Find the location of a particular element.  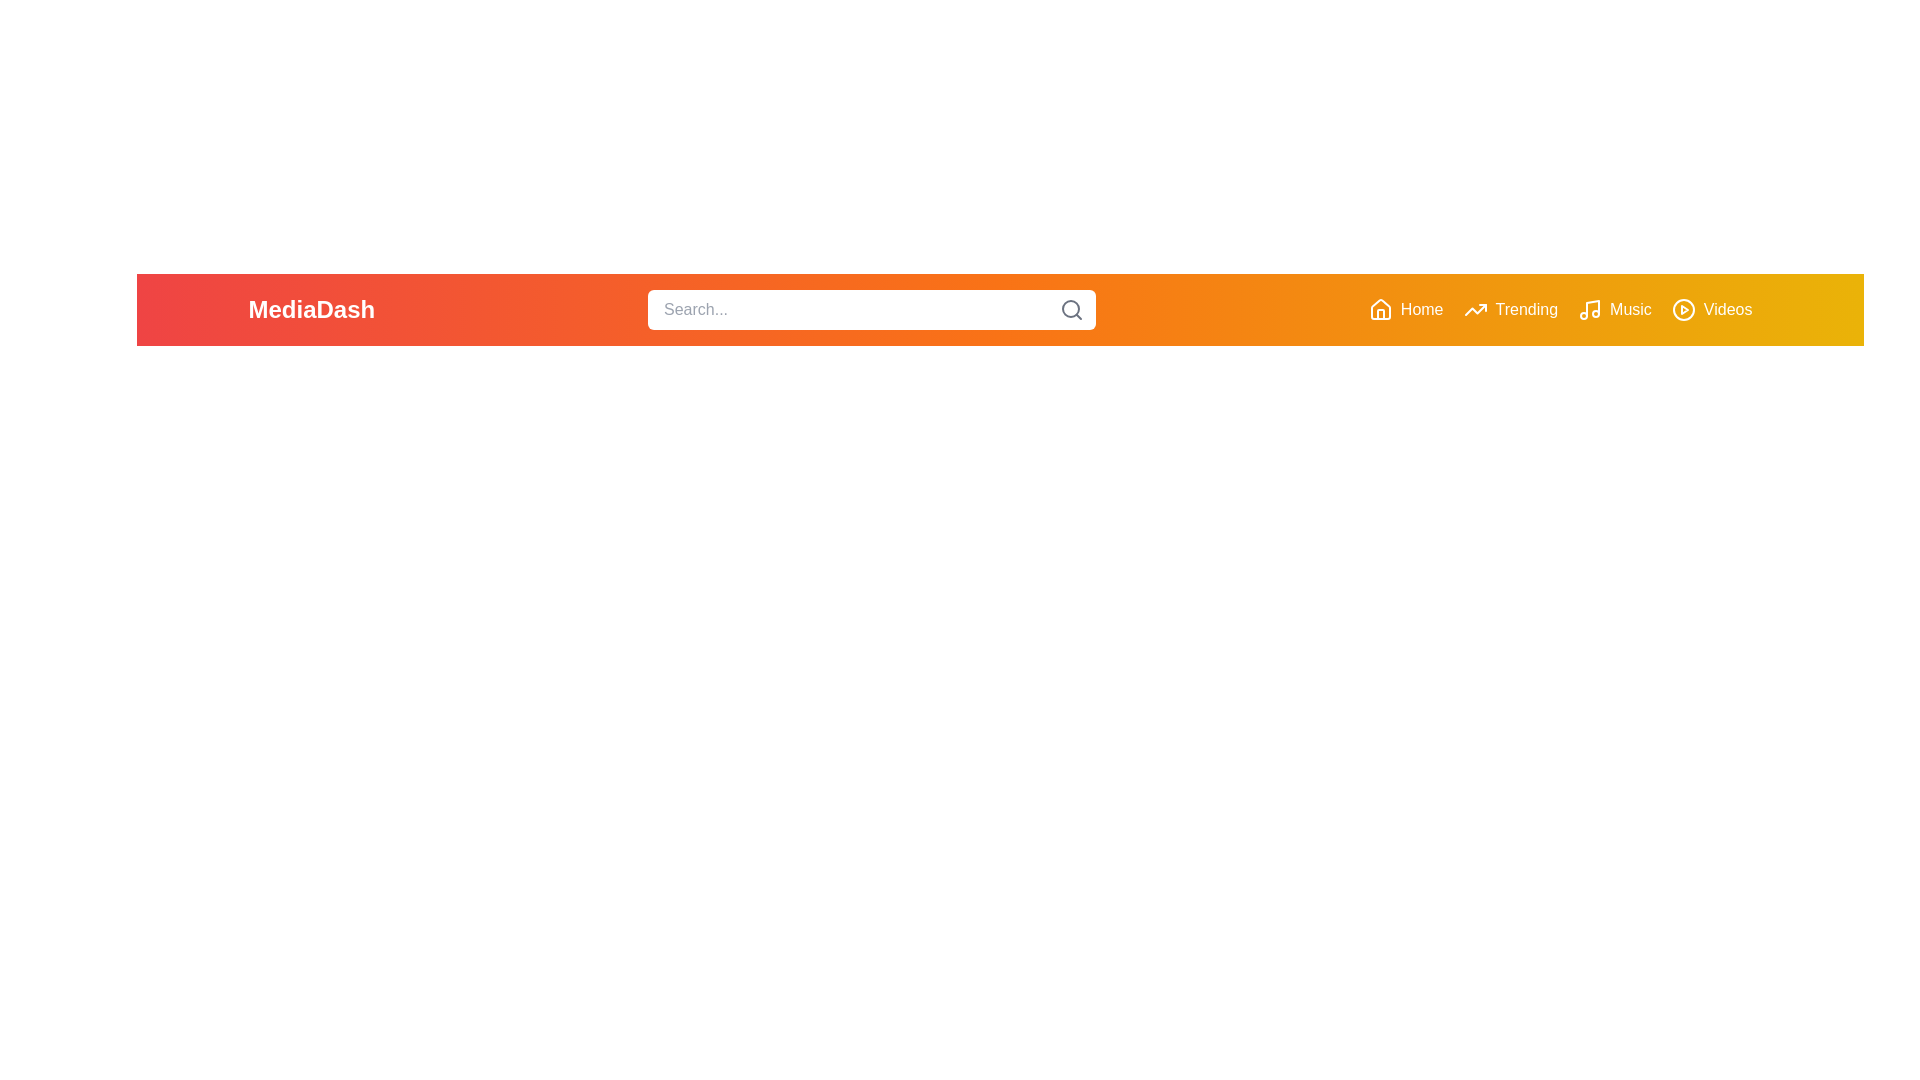

the Trending button in the navigation bar is located at coordinates (1510, 309).